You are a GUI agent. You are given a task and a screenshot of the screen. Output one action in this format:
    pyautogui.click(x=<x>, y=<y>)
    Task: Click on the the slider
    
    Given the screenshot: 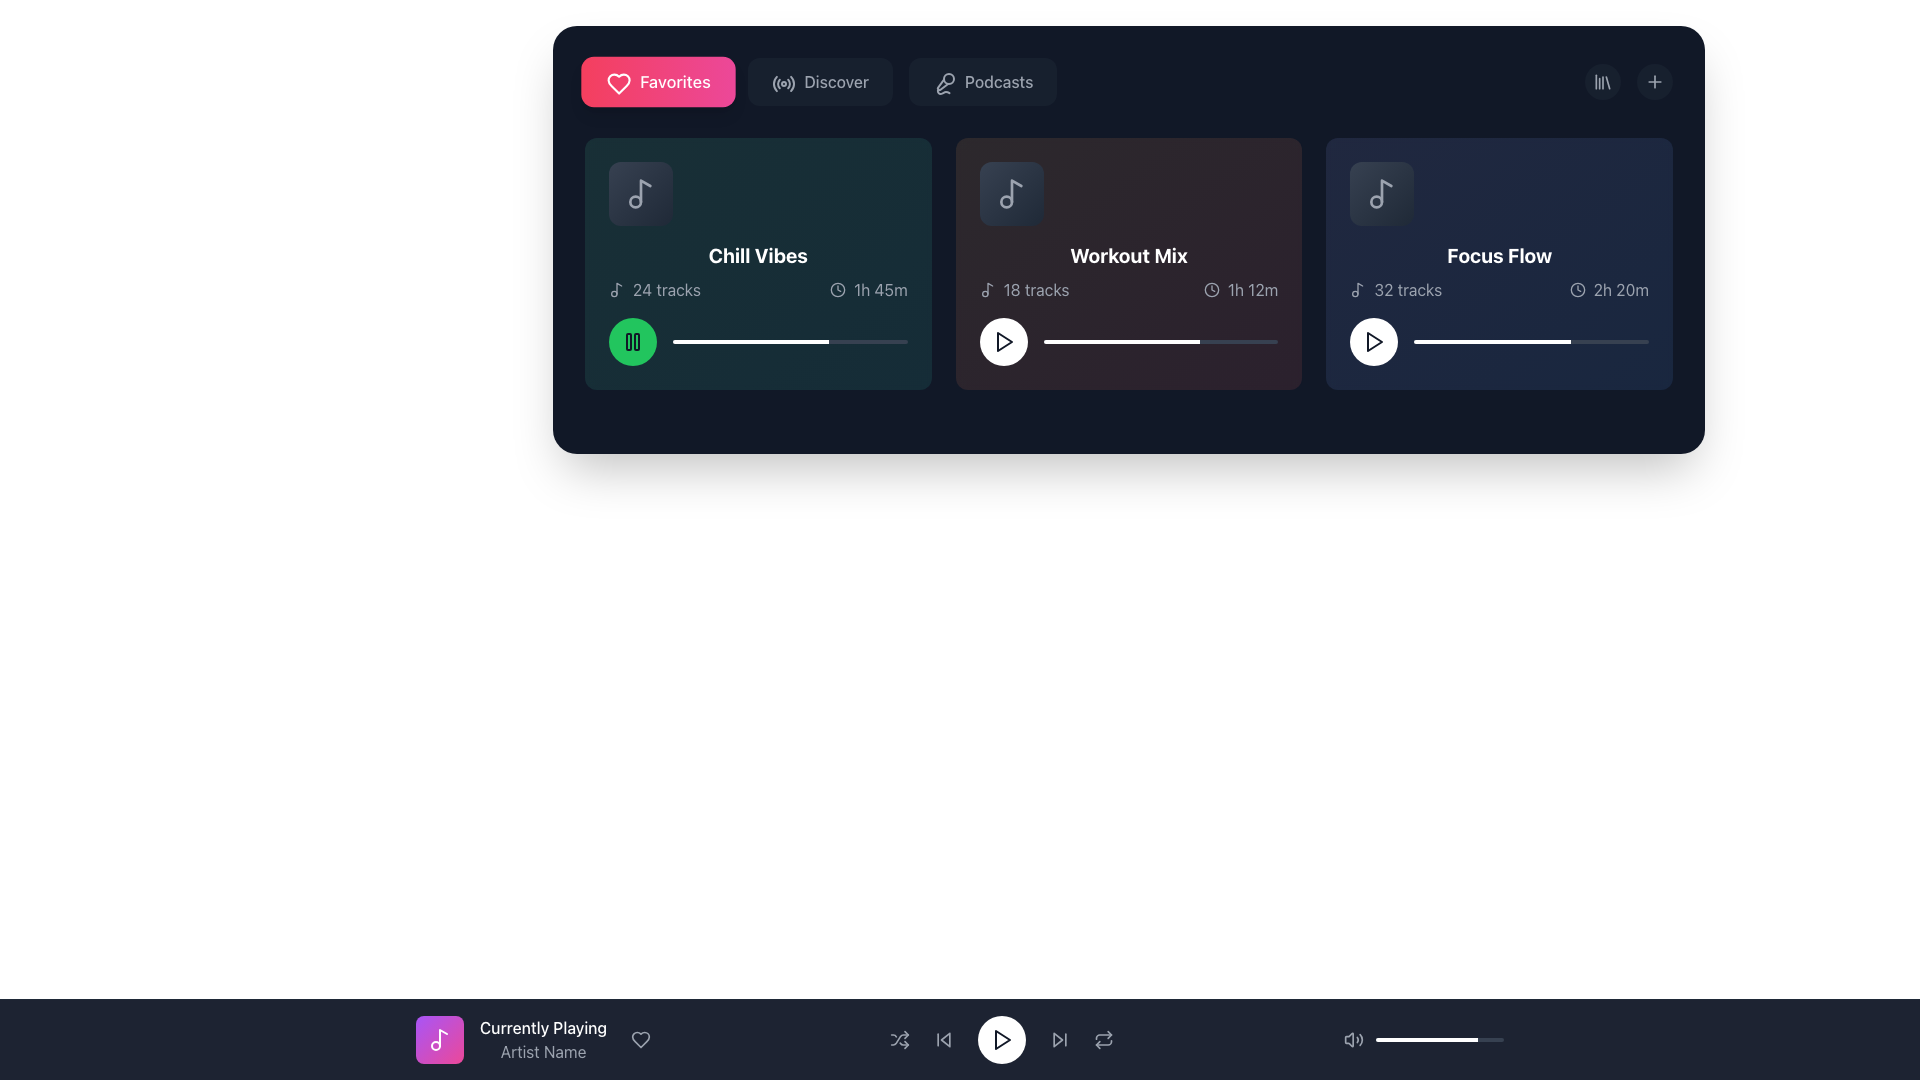 What is the action you would take?
    pyautogui.click(x=1253, y=341)
    